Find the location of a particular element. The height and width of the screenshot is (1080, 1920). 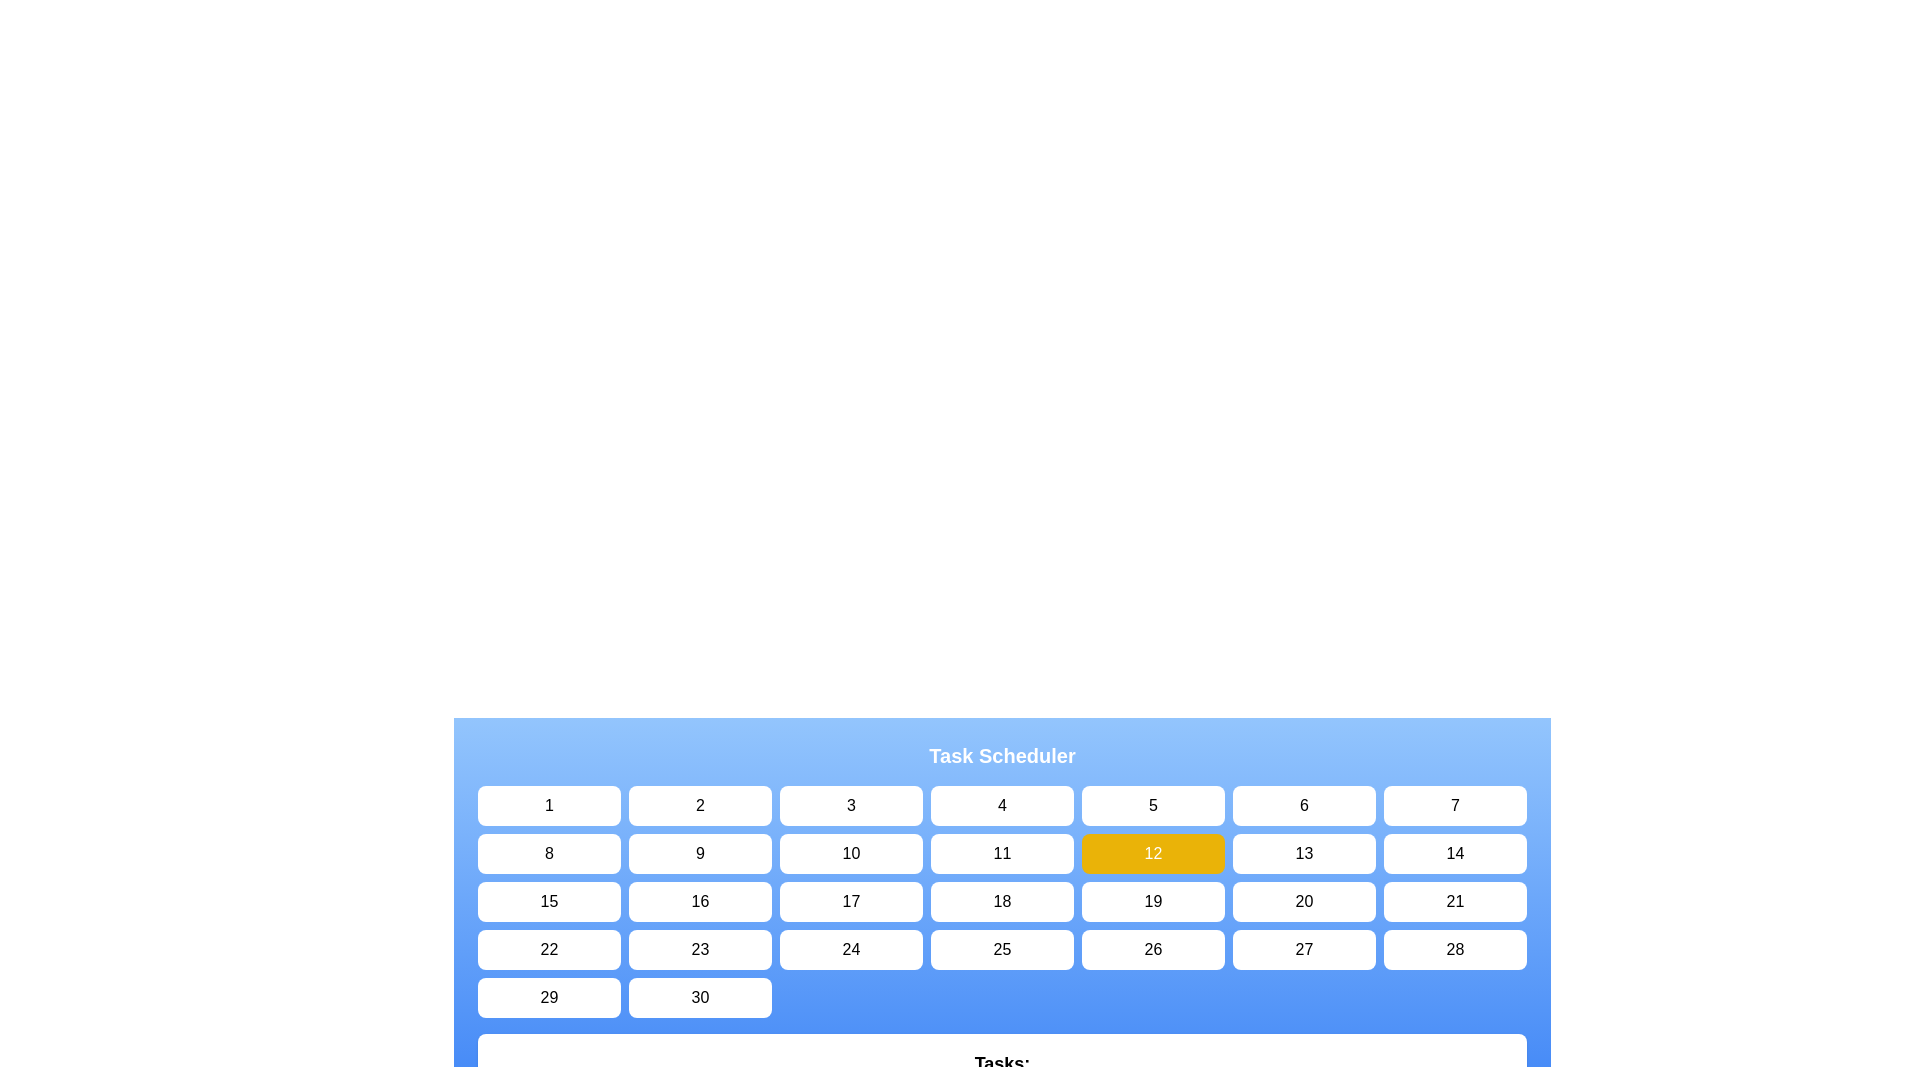

the button representing the number '5' in the grid layout is located at coordinates (1153, 805).